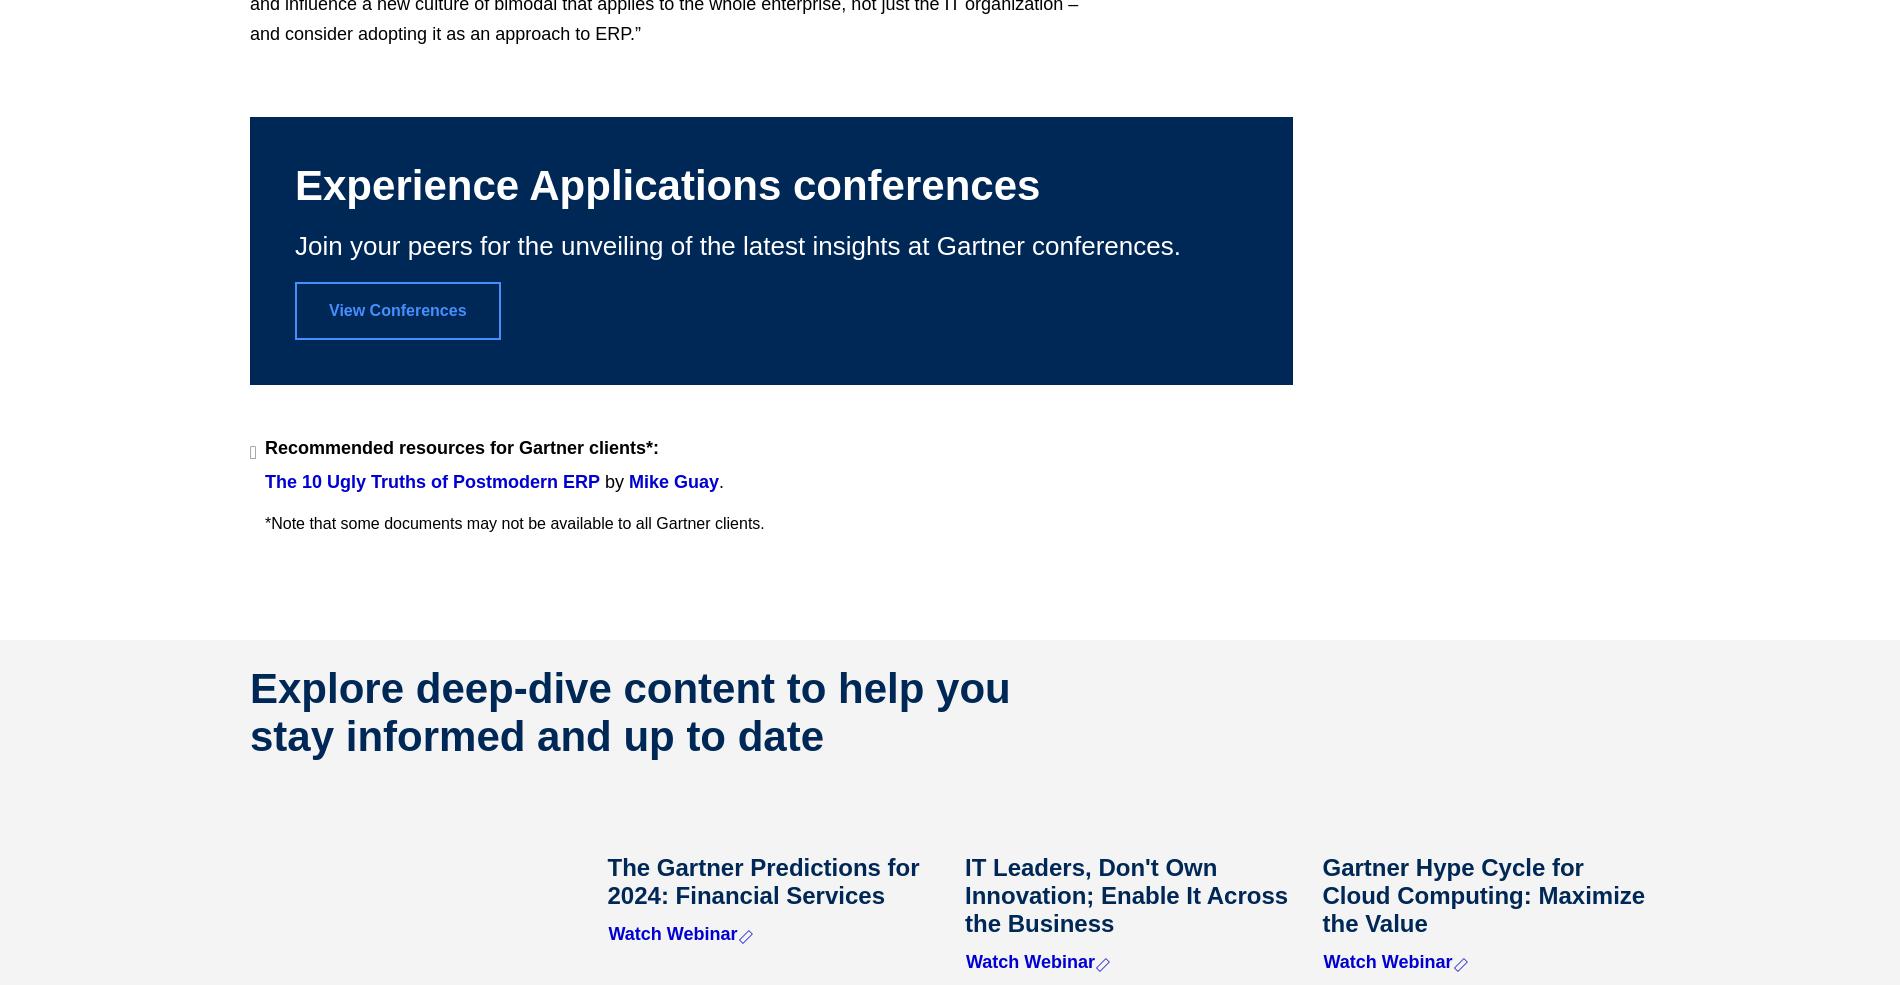 This screenshot has height=985, width=1900. I want to click on 'Recommended resources for Gartner clients*:', so click(262, 446).